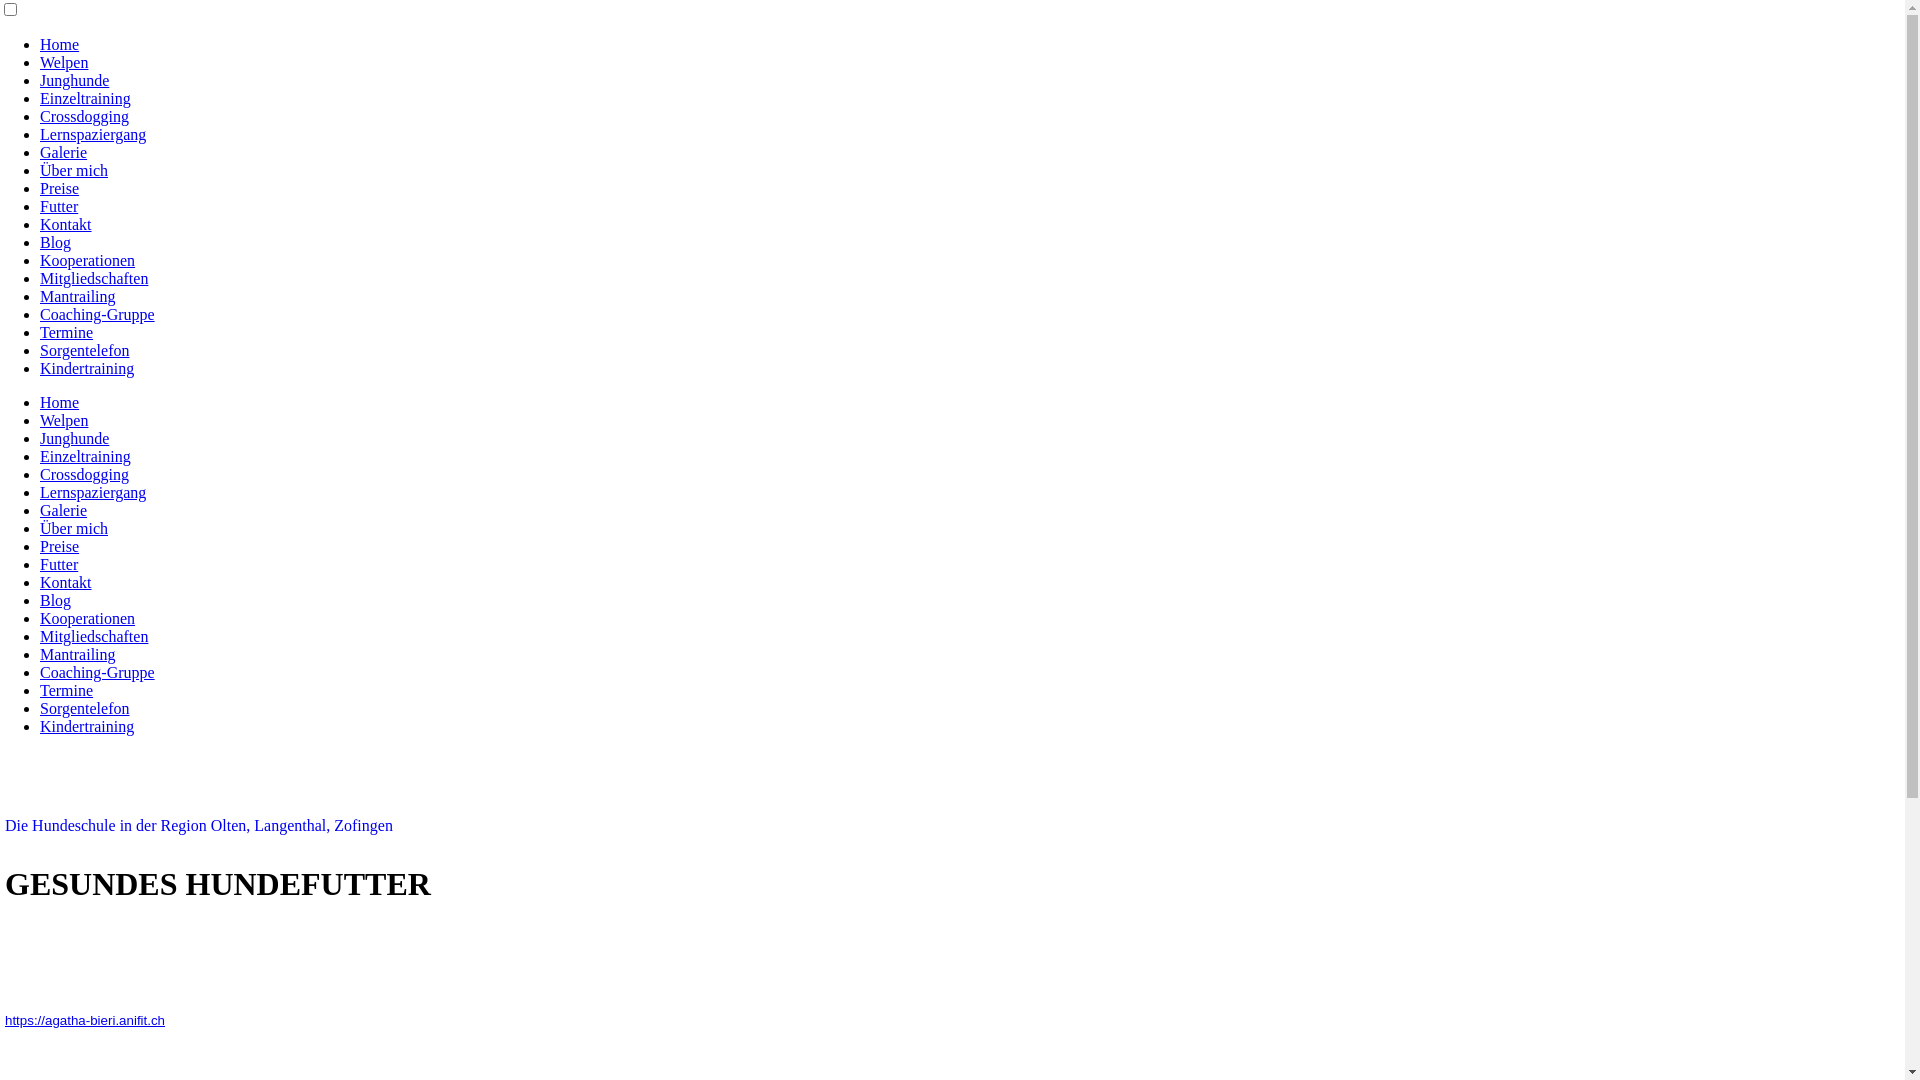  What do you see at coordinates (83, 707) in the screenshot?
I see `'Sorgentelefon'` at bounding box center [83, 707].